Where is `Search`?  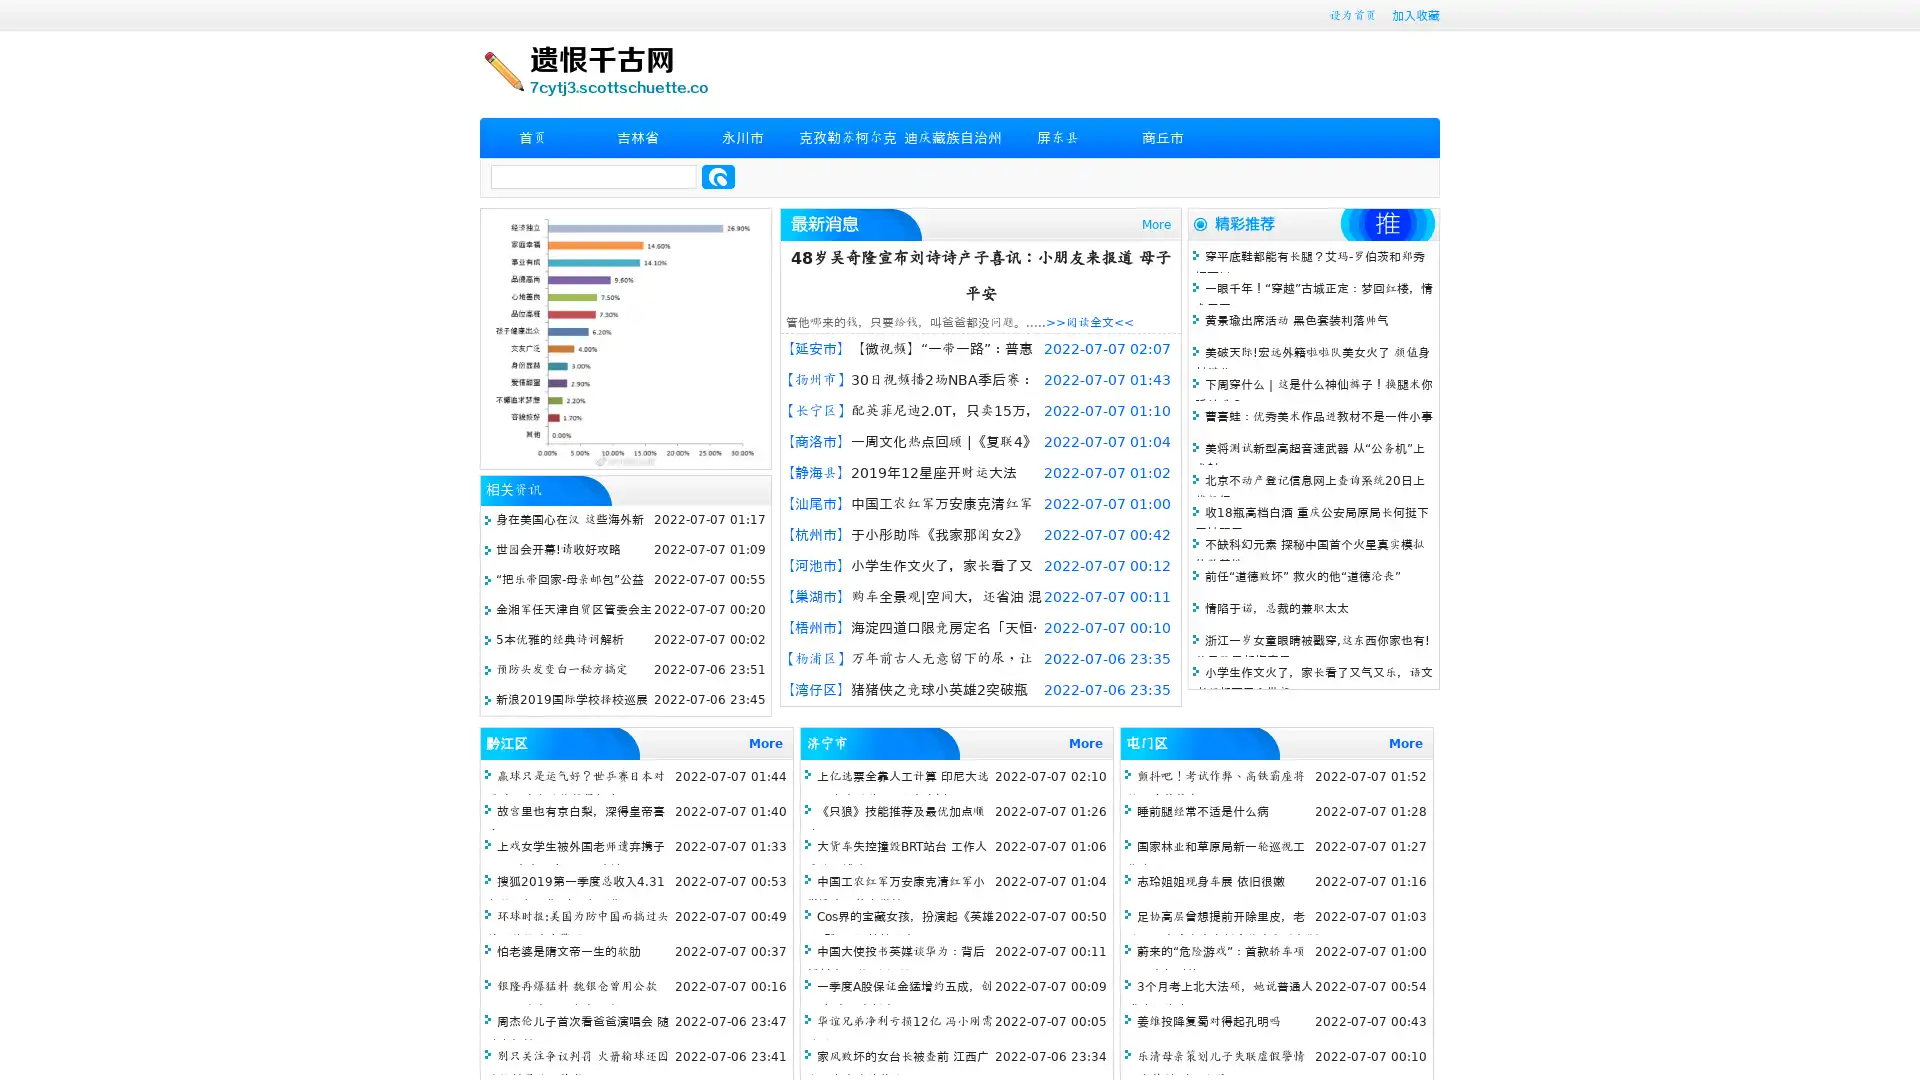 Search is located at coordinates (718, 176).